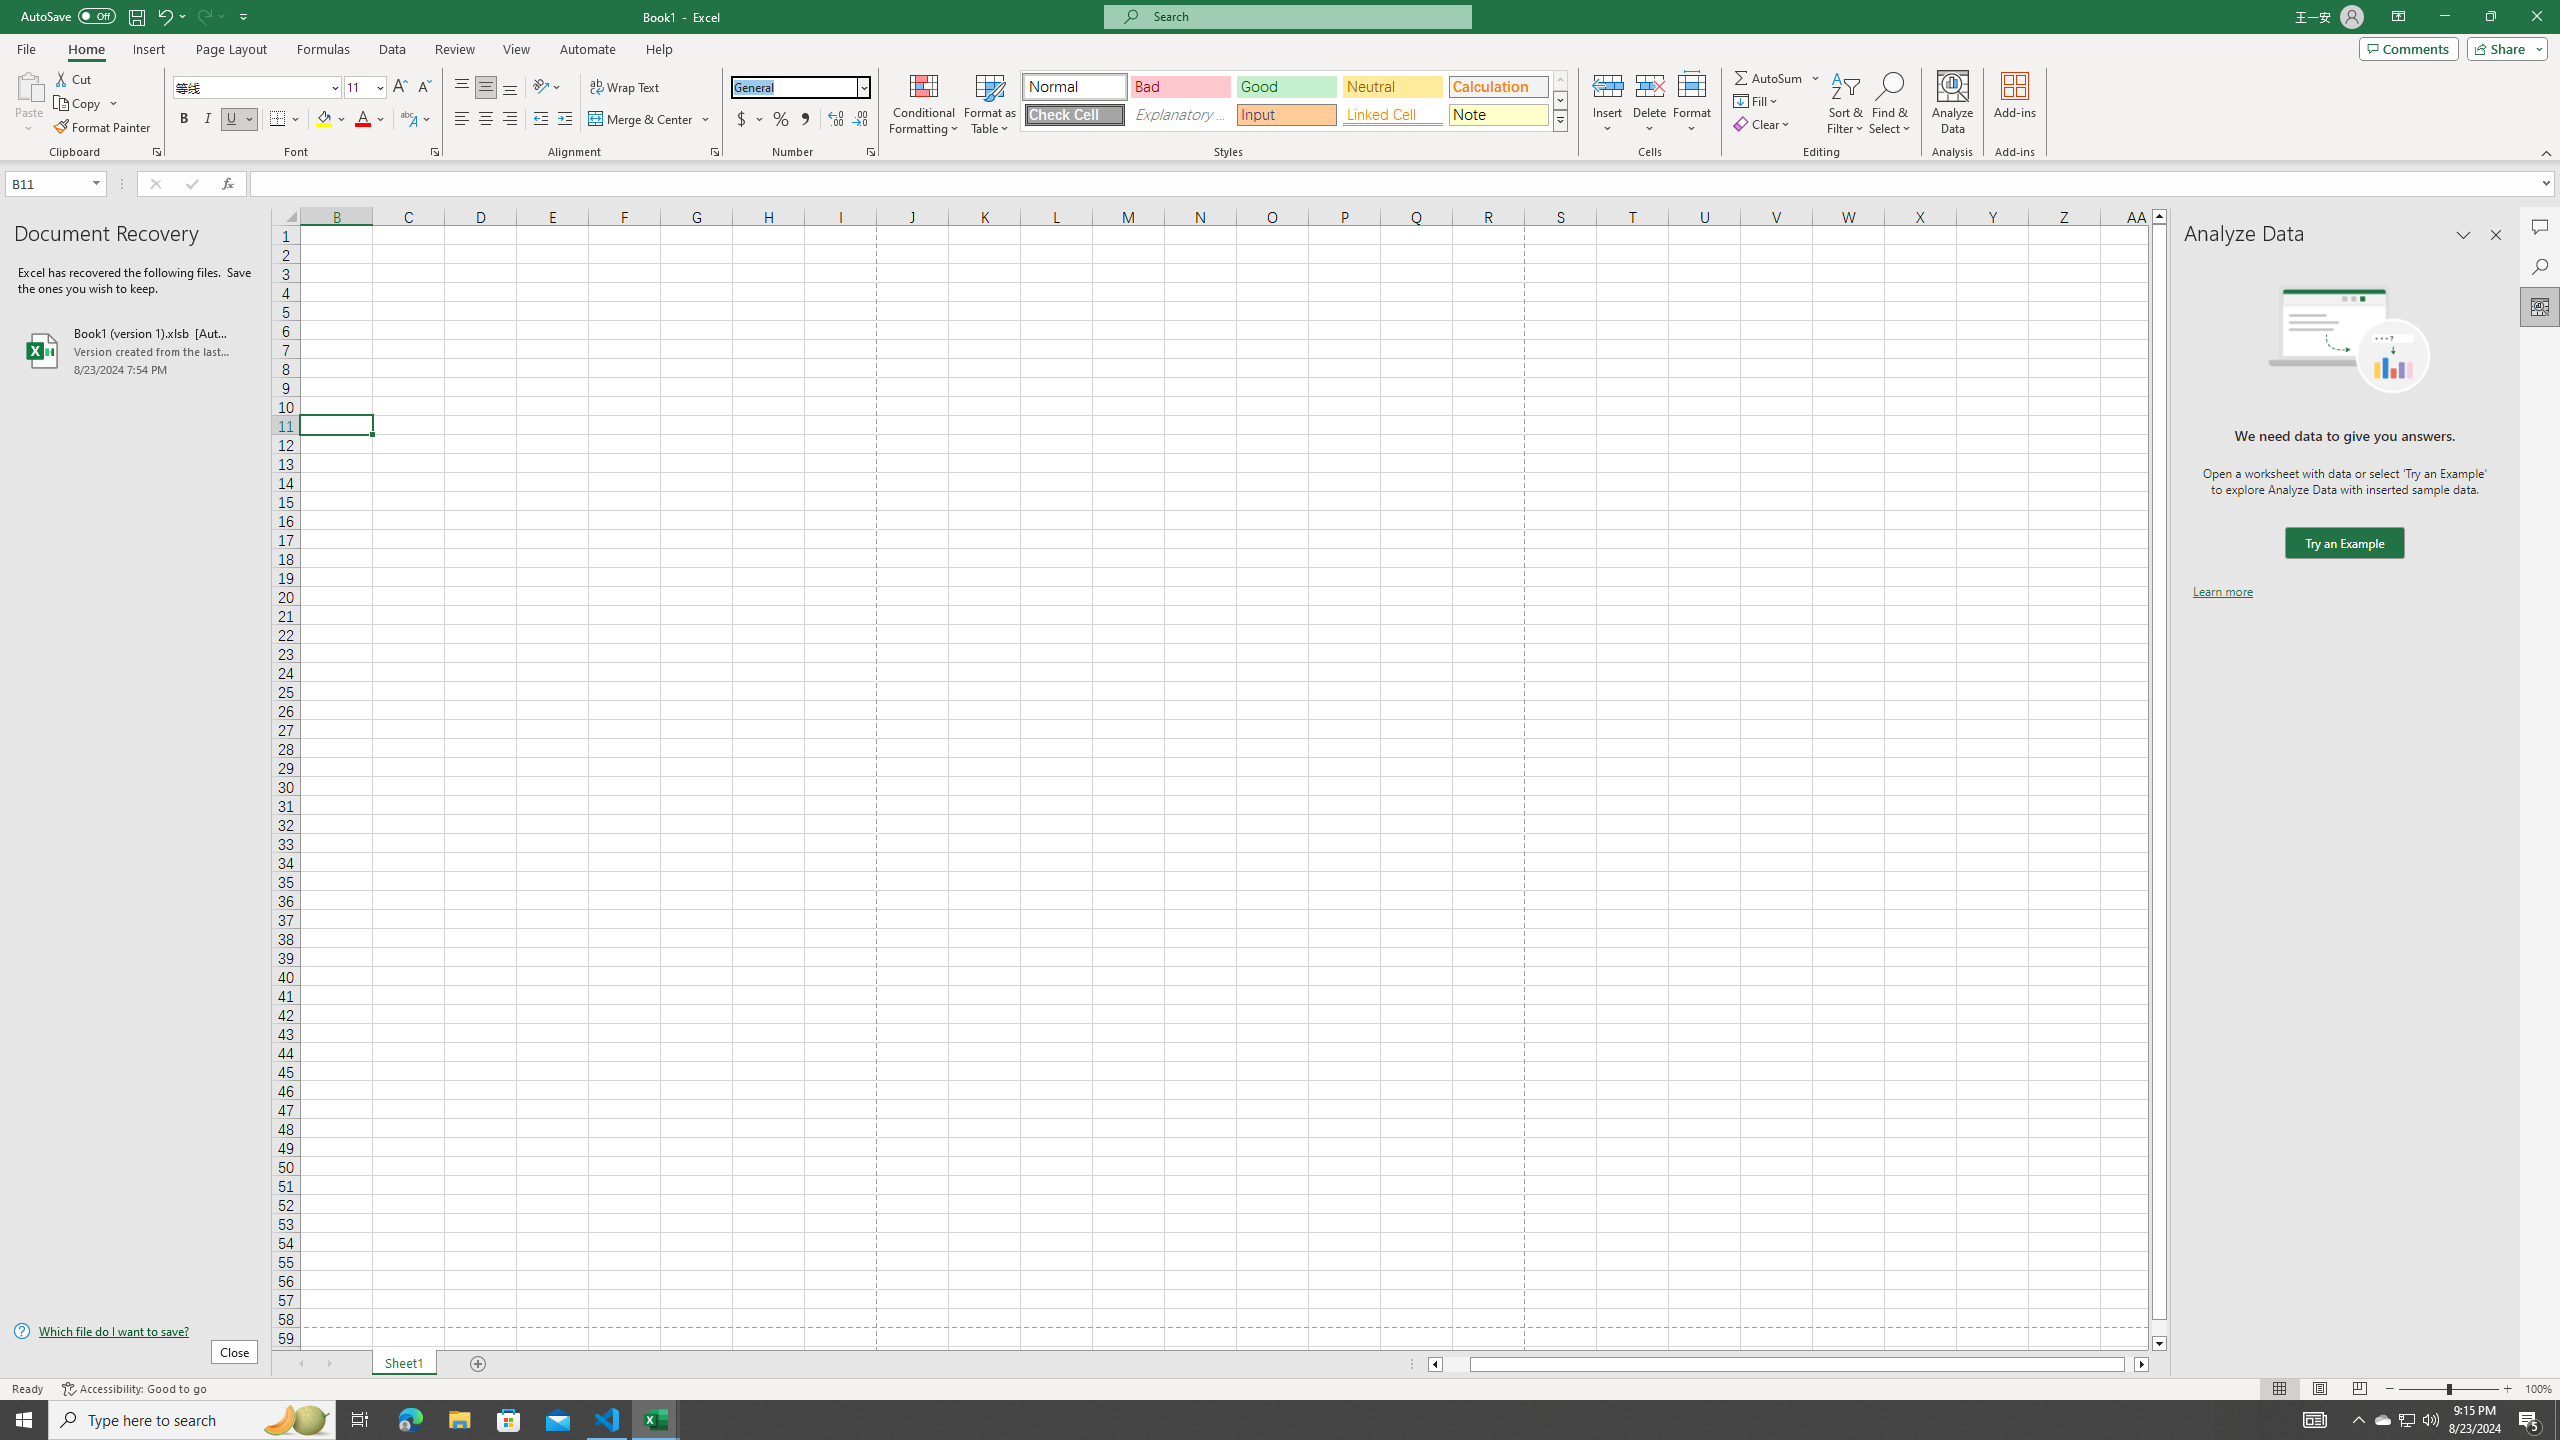 The image size is (2560, 1440). Describe the element at coordinates (78, 103) in the screenshot. I see `'Copy'` at that location.